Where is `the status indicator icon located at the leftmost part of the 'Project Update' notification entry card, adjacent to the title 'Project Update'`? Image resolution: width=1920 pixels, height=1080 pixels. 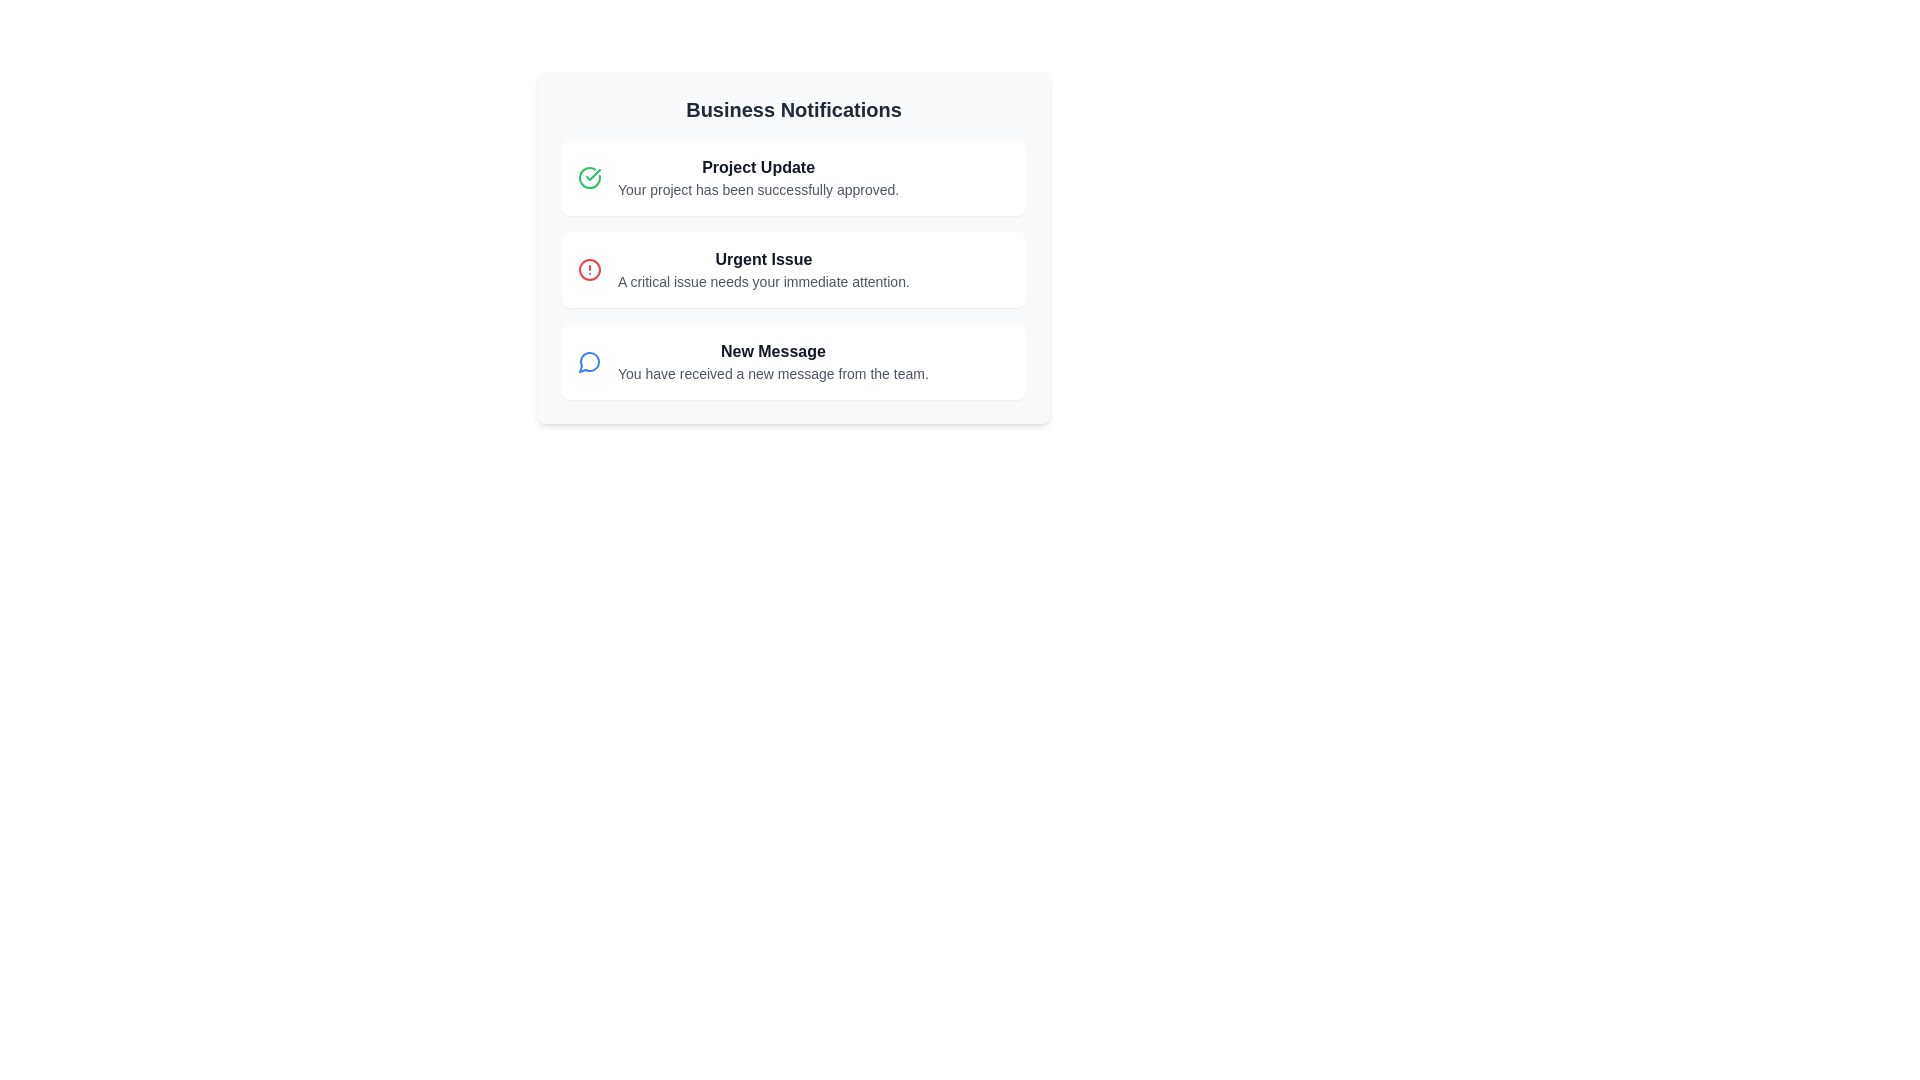
the status indicator icon located at the leftmost part of the 'Project Update' notification entry card, adjacent to the title 'Project Update' is located at coordinates (589, 176).